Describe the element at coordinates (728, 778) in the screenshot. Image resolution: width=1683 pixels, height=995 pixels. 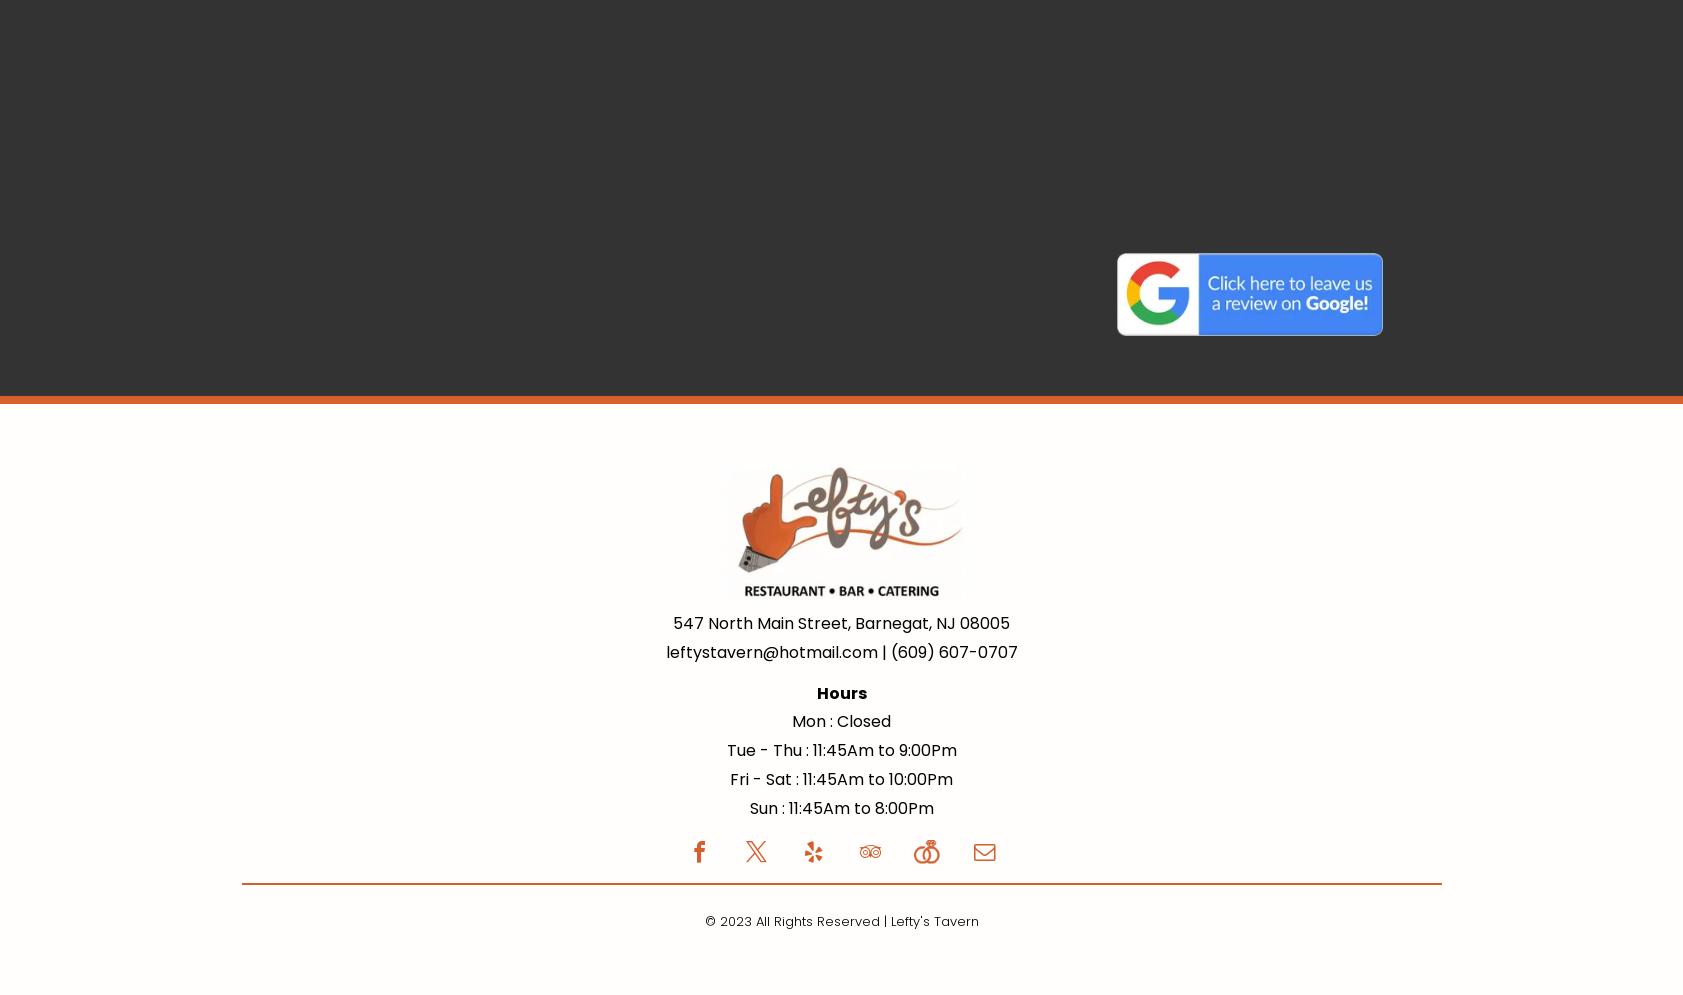
I see `'Fri - Sat : 11:45Am to 10:00Pm'` at that location.